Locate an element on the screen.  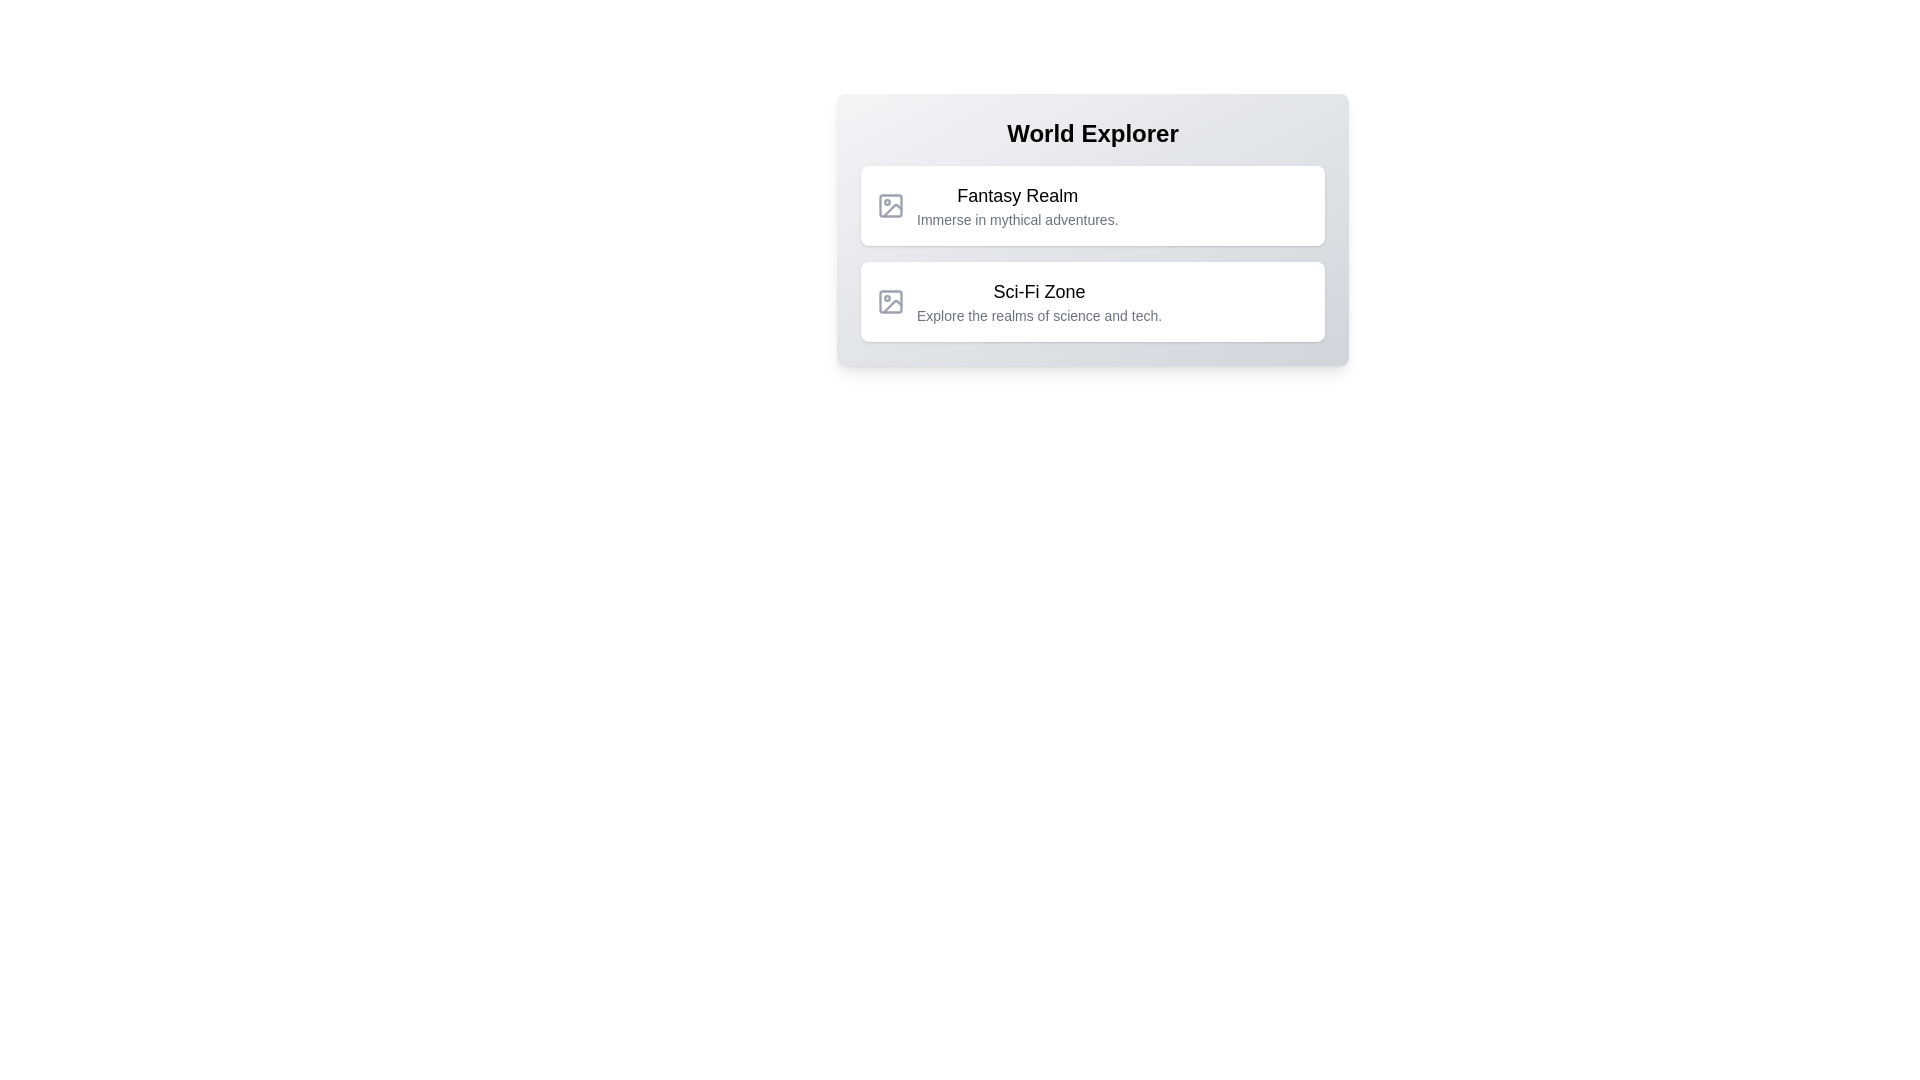
the small rectangle with rounded corners inside the image icon, which symbolizes an image or picture placeholder, located in the top-left portion of the icon next to the 'Fantasy Realm' text section is located at coordinates (890, 205).